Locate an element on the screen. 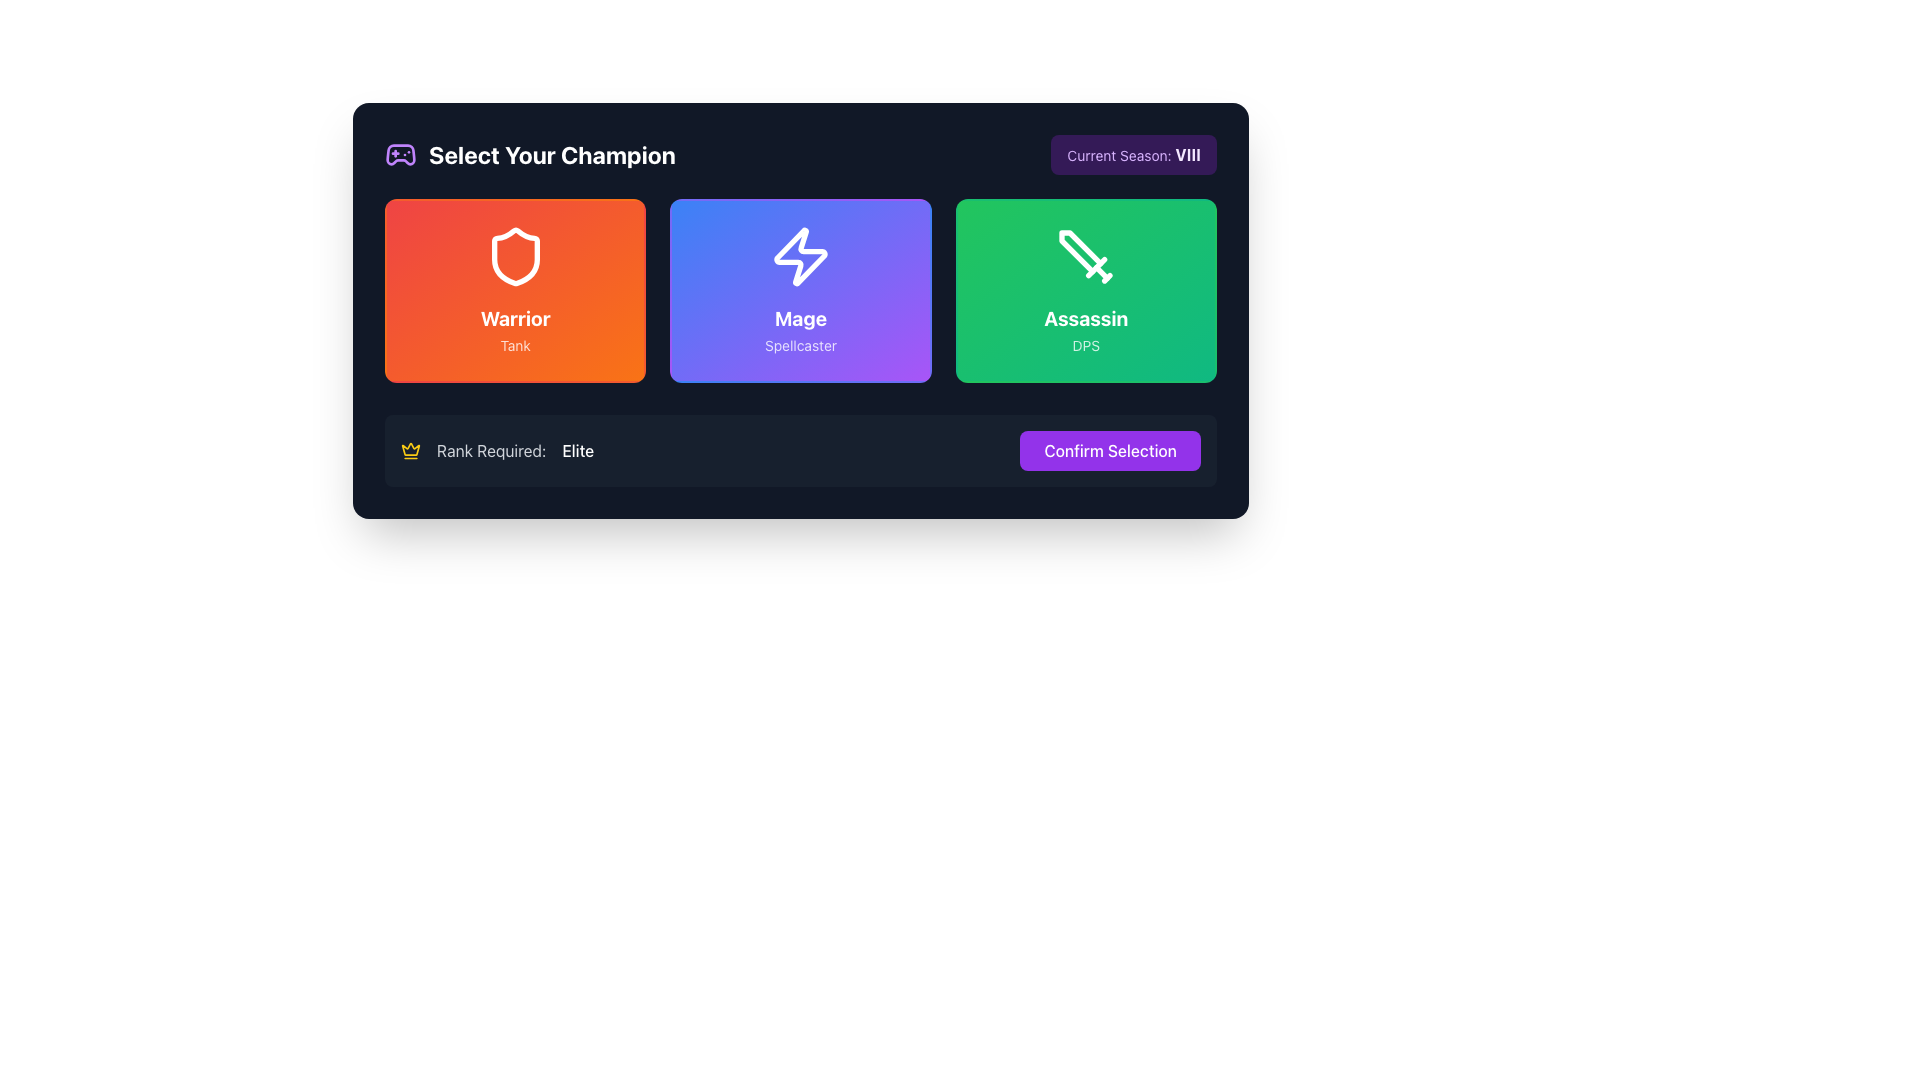 Image resolution: width=1920 pixels, height=1080 pixels. the decorative icon located at the far left of the header row, preceding the text 'Select Your Champion' is located at coordinates (400, 153).